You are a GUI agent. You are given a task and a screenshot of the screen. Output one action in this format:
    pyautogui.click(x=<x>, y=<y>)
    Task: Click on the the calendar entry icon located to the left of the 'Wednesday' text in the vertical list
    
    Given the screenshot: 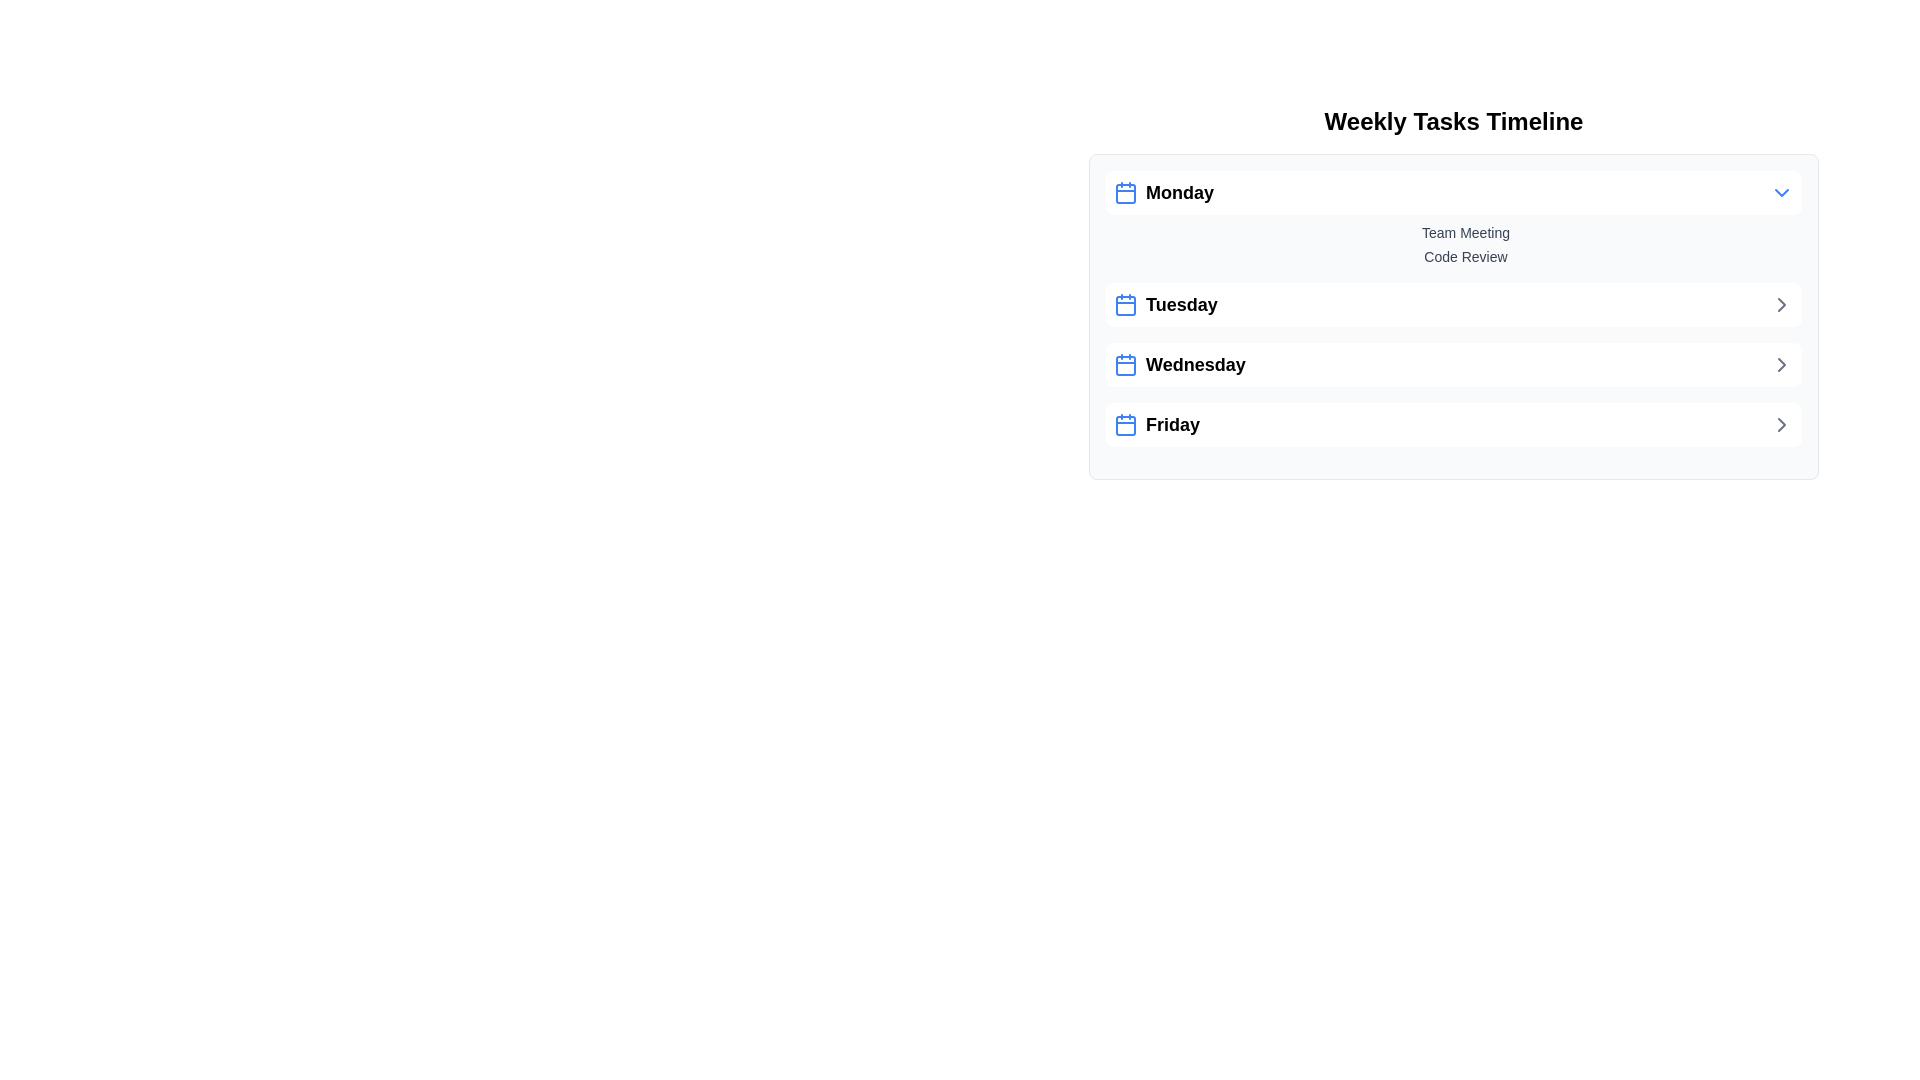 What is the action you would take?
    pyautogui.click(x=1126, y=365)
    